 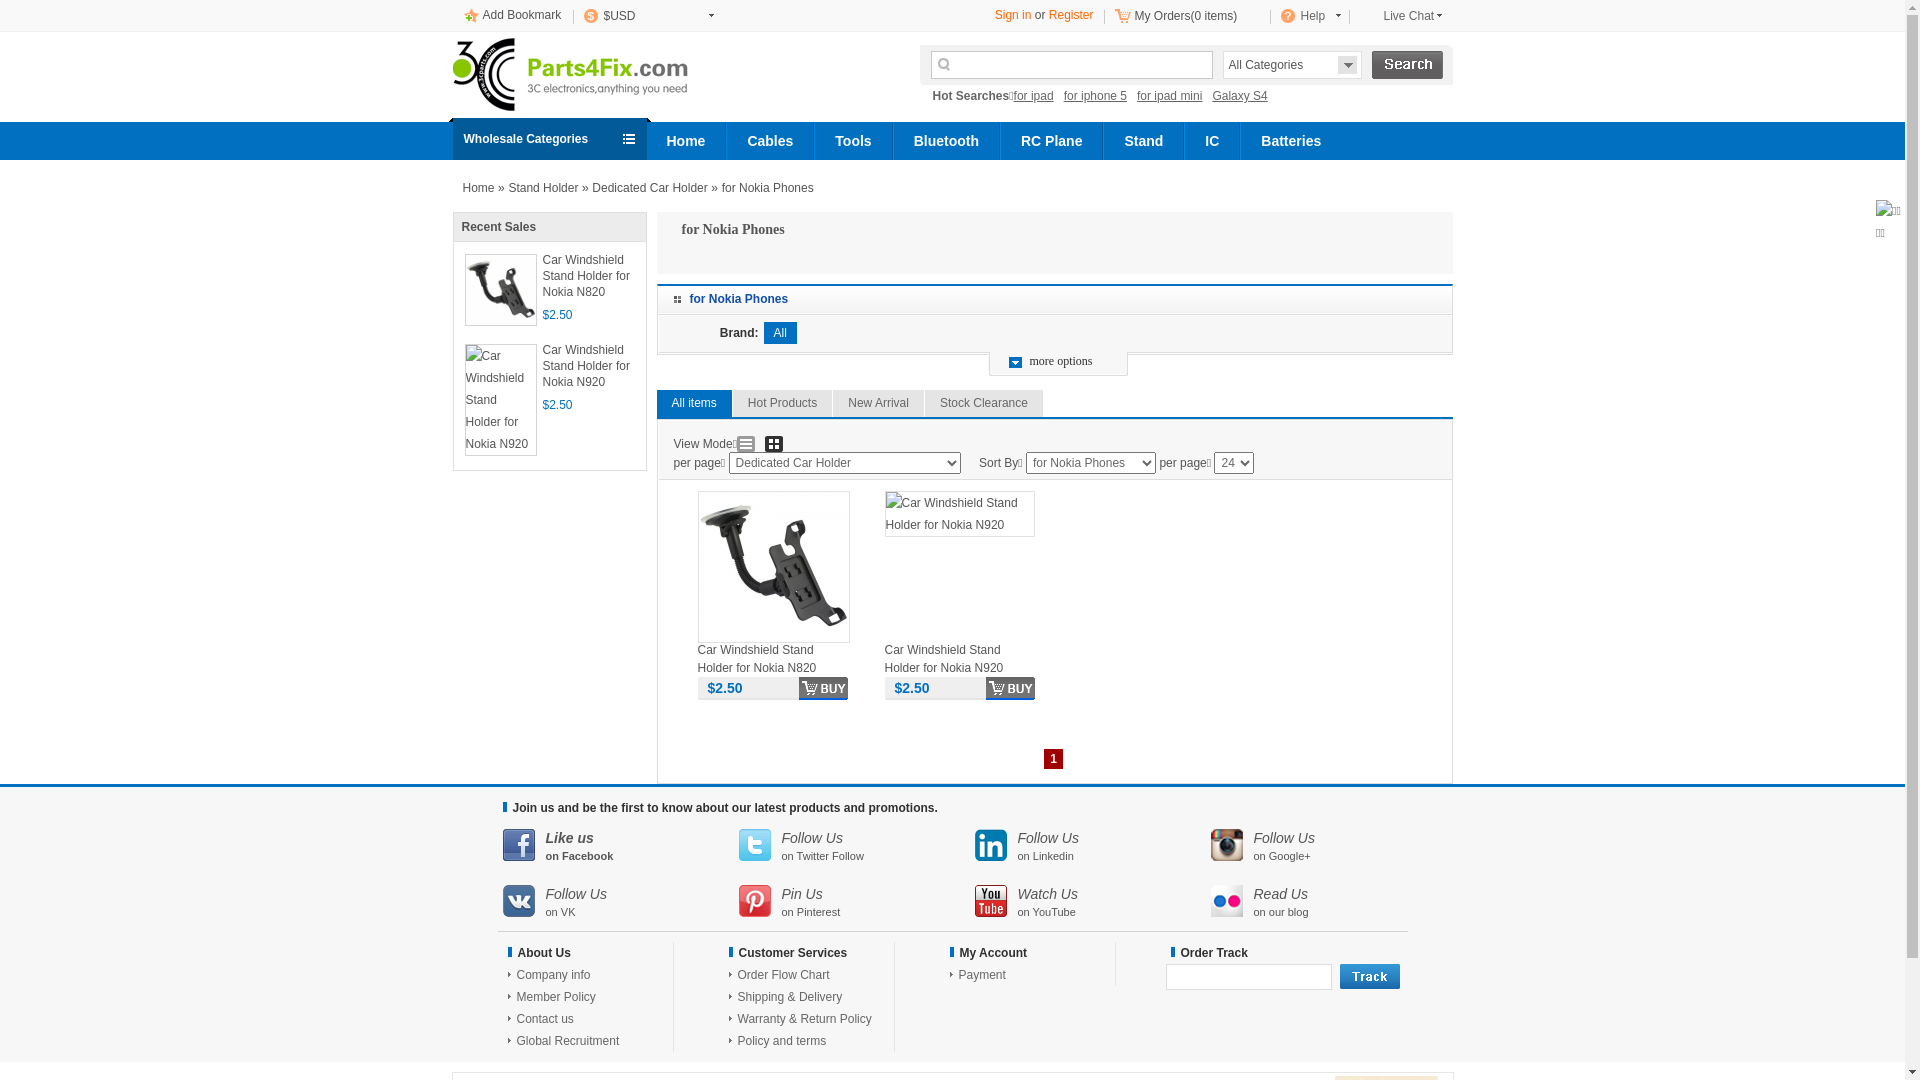 I want to click on 'for iphone 5', so click(x=1099, y=96).